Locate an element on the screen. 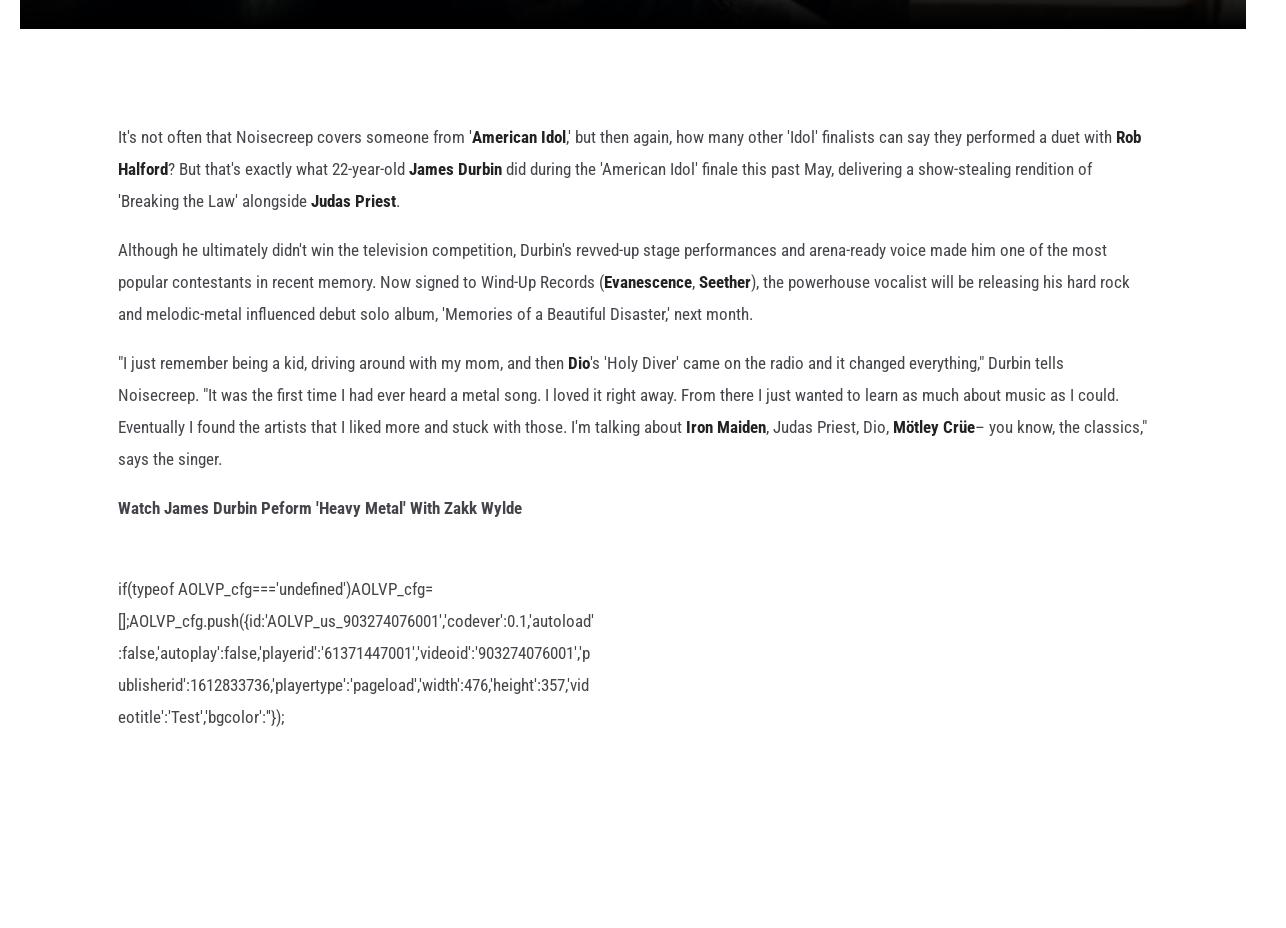 The width and height of the screenshot is (1286, 928). ', Judas Priest, Dio,' is located at coordinates (829, 458).